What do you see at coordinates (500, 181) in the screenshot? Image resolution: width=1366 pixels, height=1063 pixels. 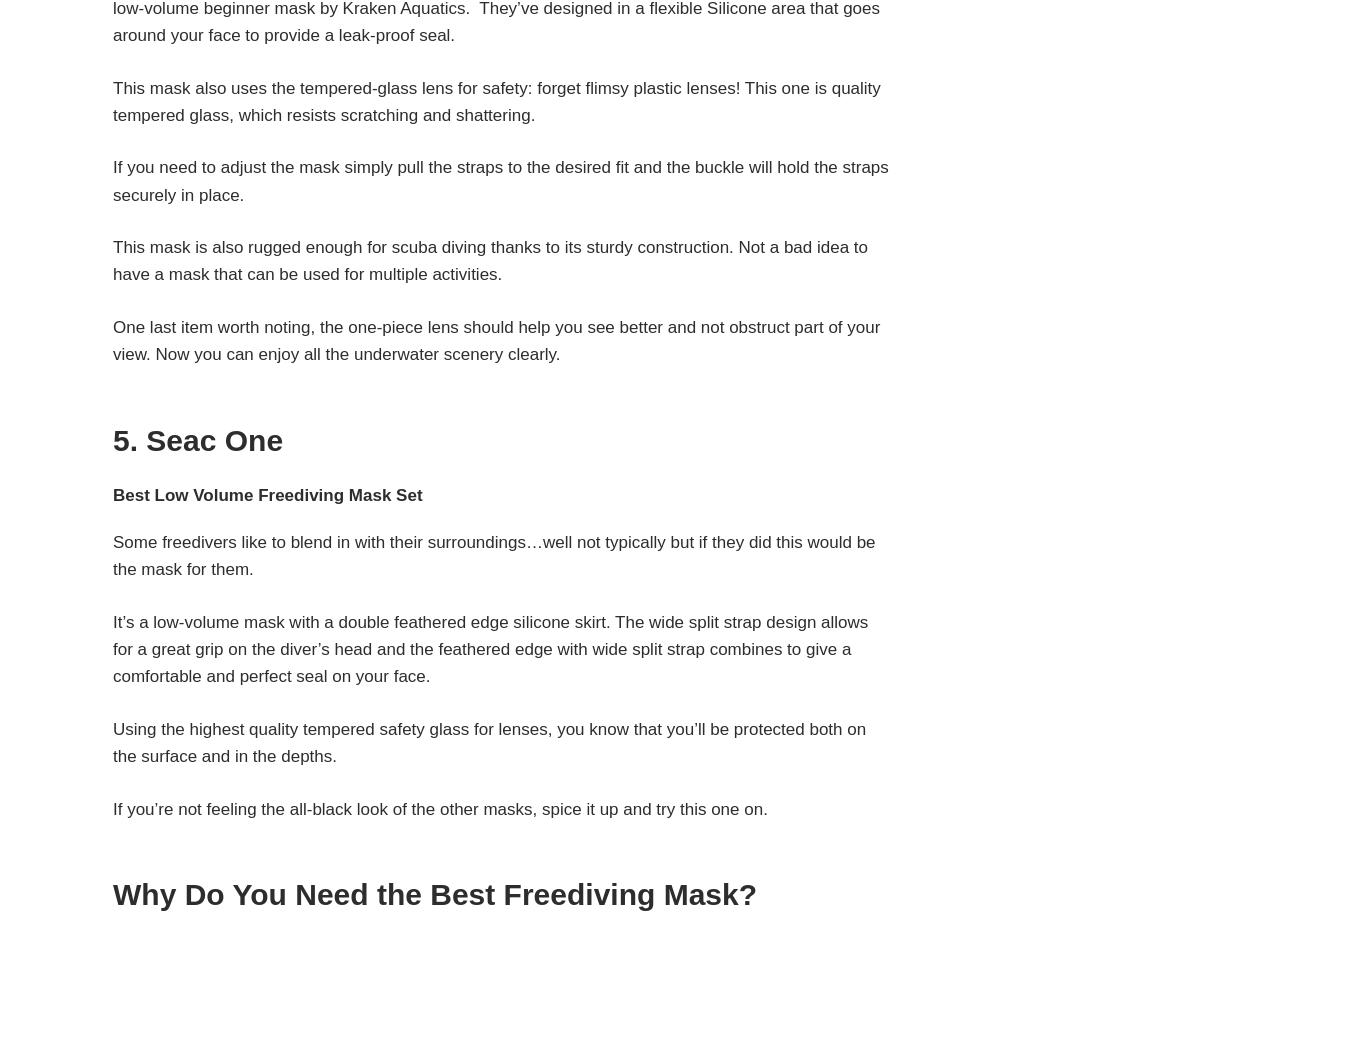 I see `'If you need to adjust the mask simply pull the straps to the desired fit and the buckle will hold the straps securely in place.'` at bounding box center [500, 181].